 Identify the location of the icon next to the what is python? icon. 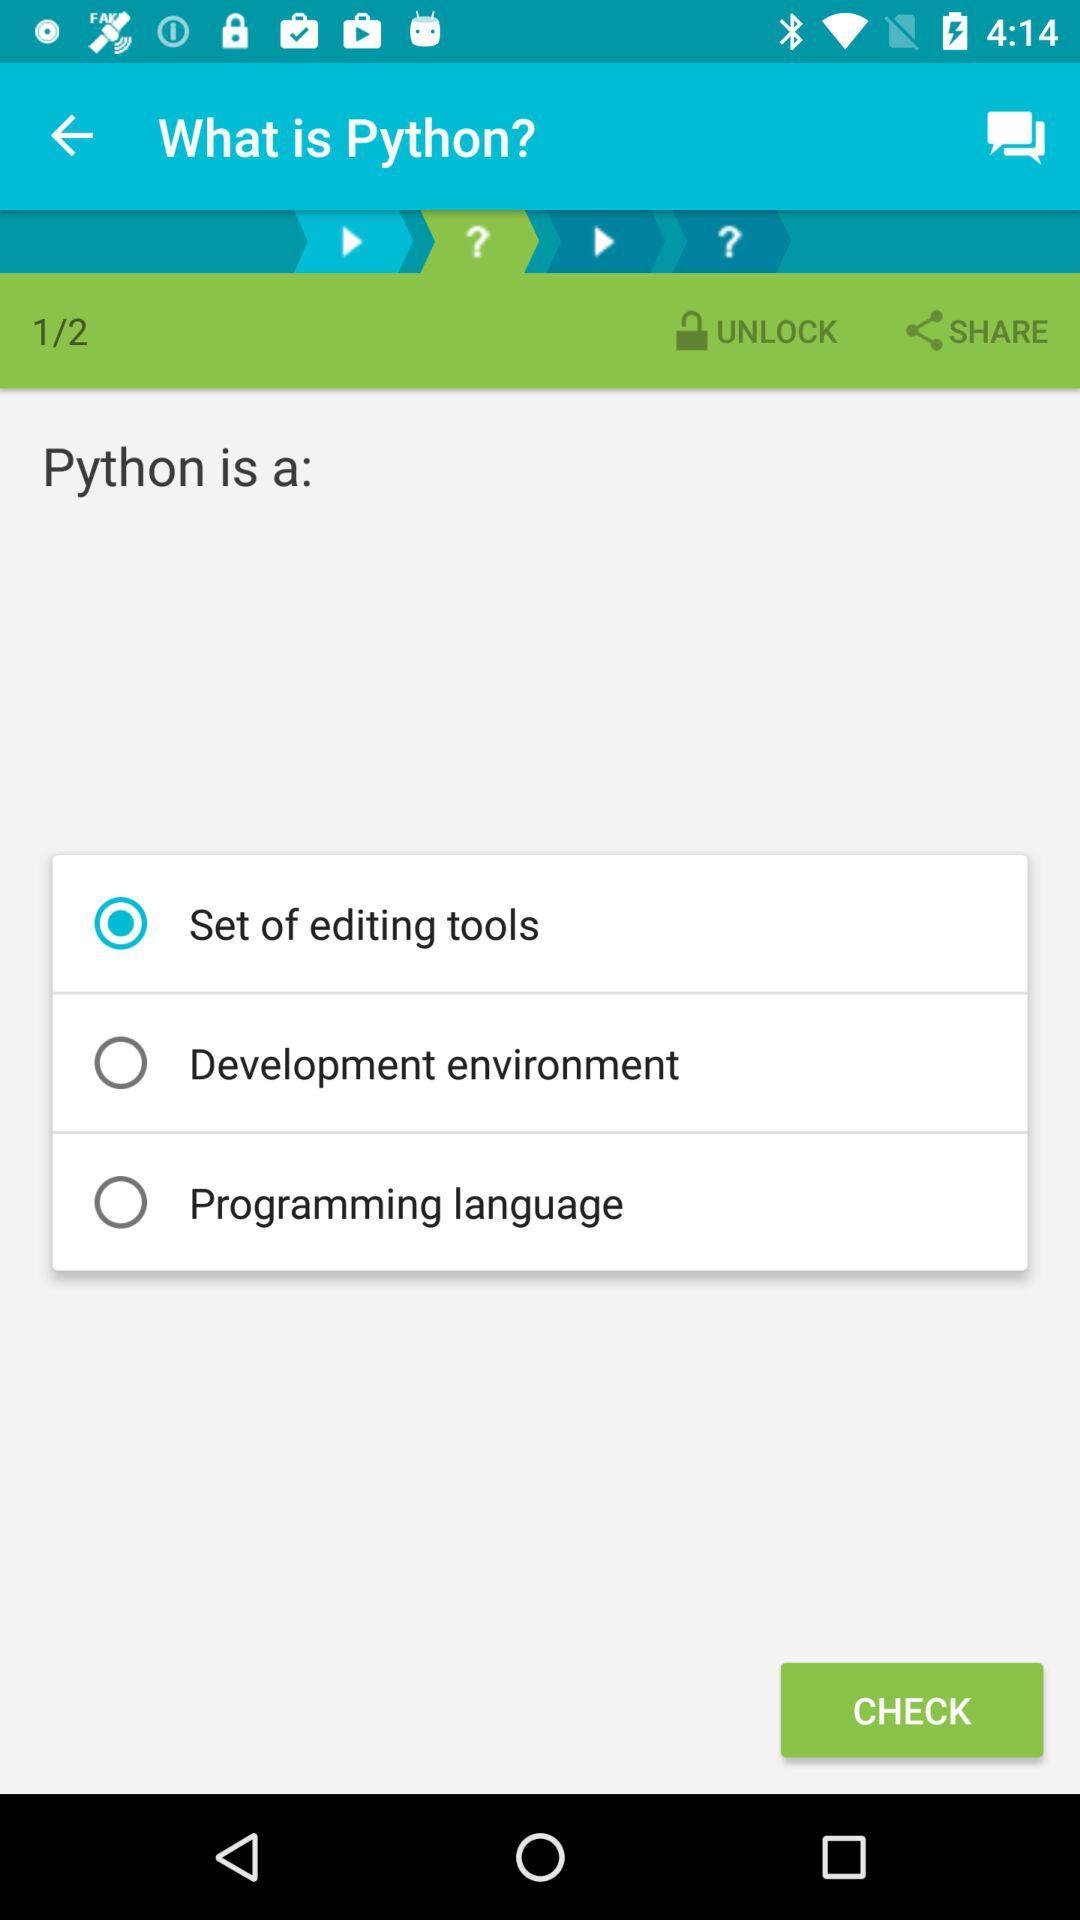
(72, 135).